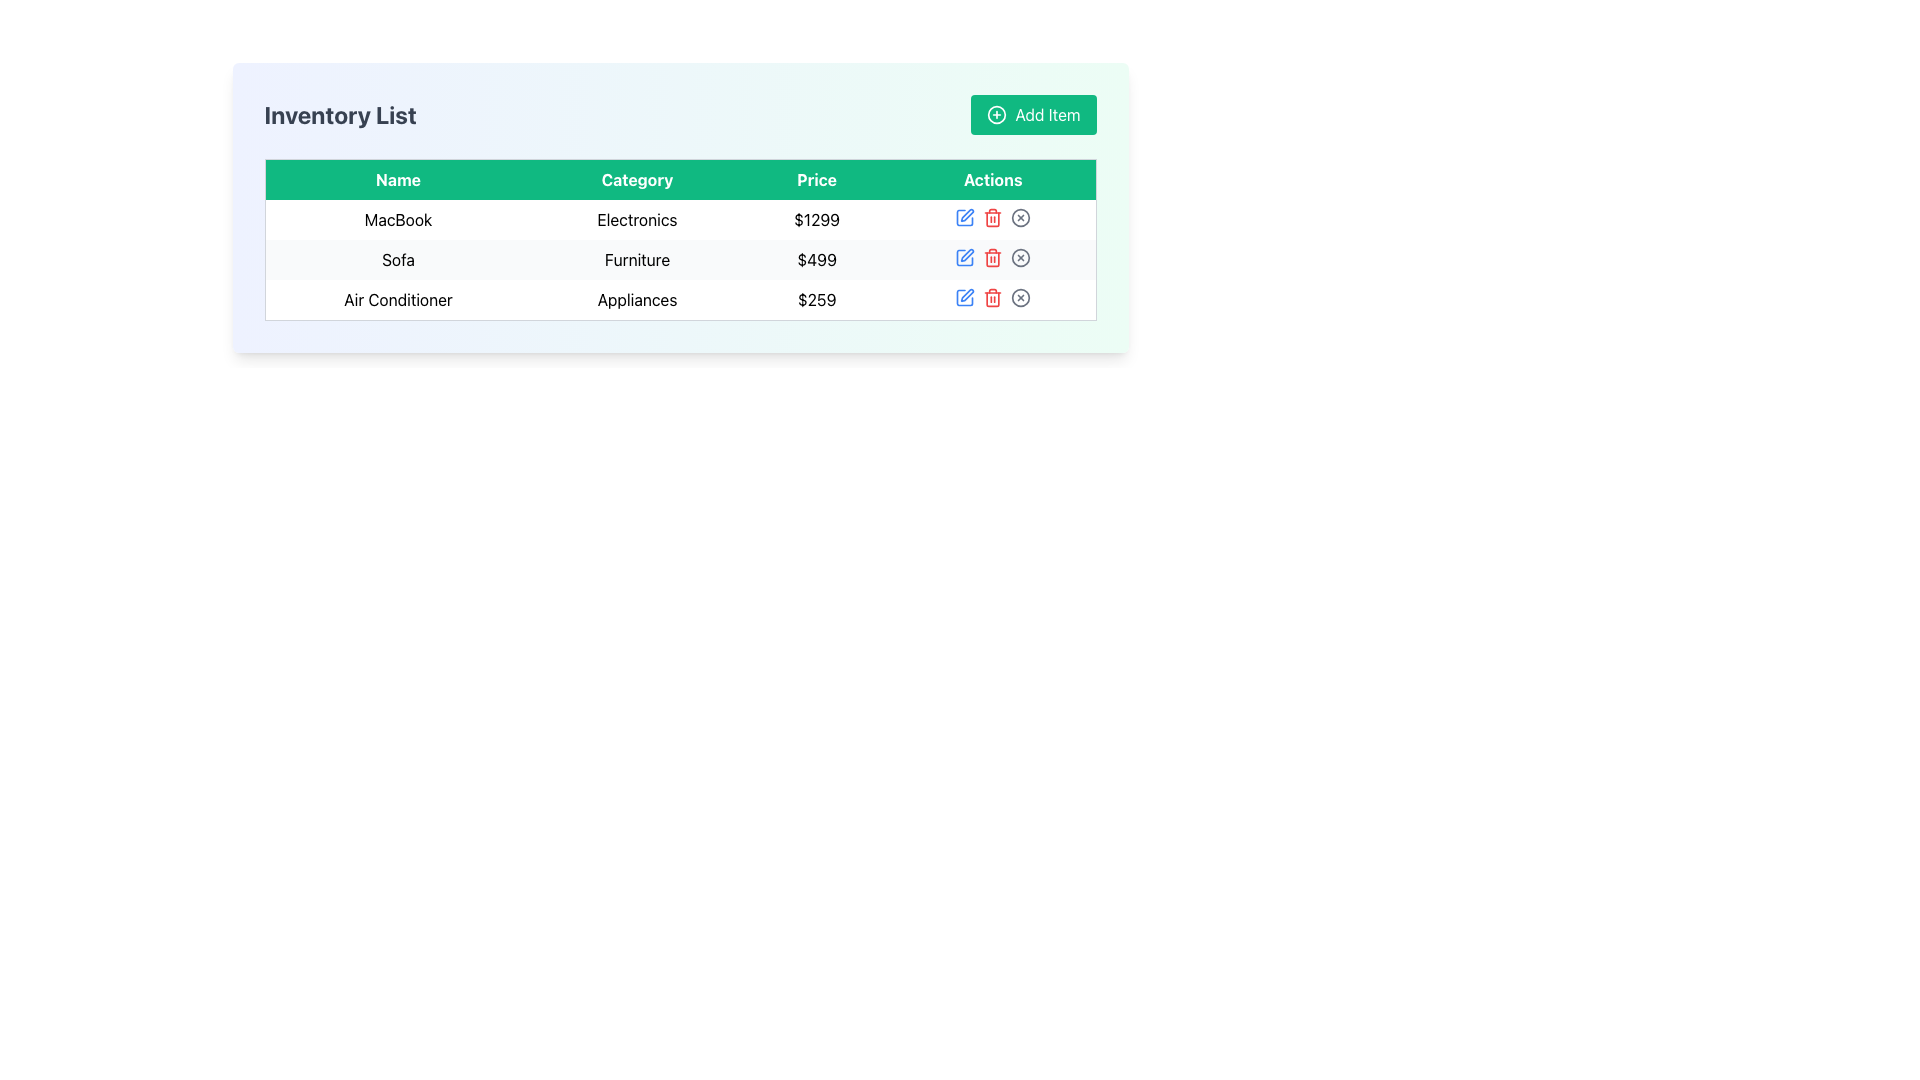 The height and width of the screenshot is (1080, 1920). I want to click on the 'Add Item' button located in the top-right corner of the inventory list, which contains the decorative icon for adding an item, so click(997, 115).